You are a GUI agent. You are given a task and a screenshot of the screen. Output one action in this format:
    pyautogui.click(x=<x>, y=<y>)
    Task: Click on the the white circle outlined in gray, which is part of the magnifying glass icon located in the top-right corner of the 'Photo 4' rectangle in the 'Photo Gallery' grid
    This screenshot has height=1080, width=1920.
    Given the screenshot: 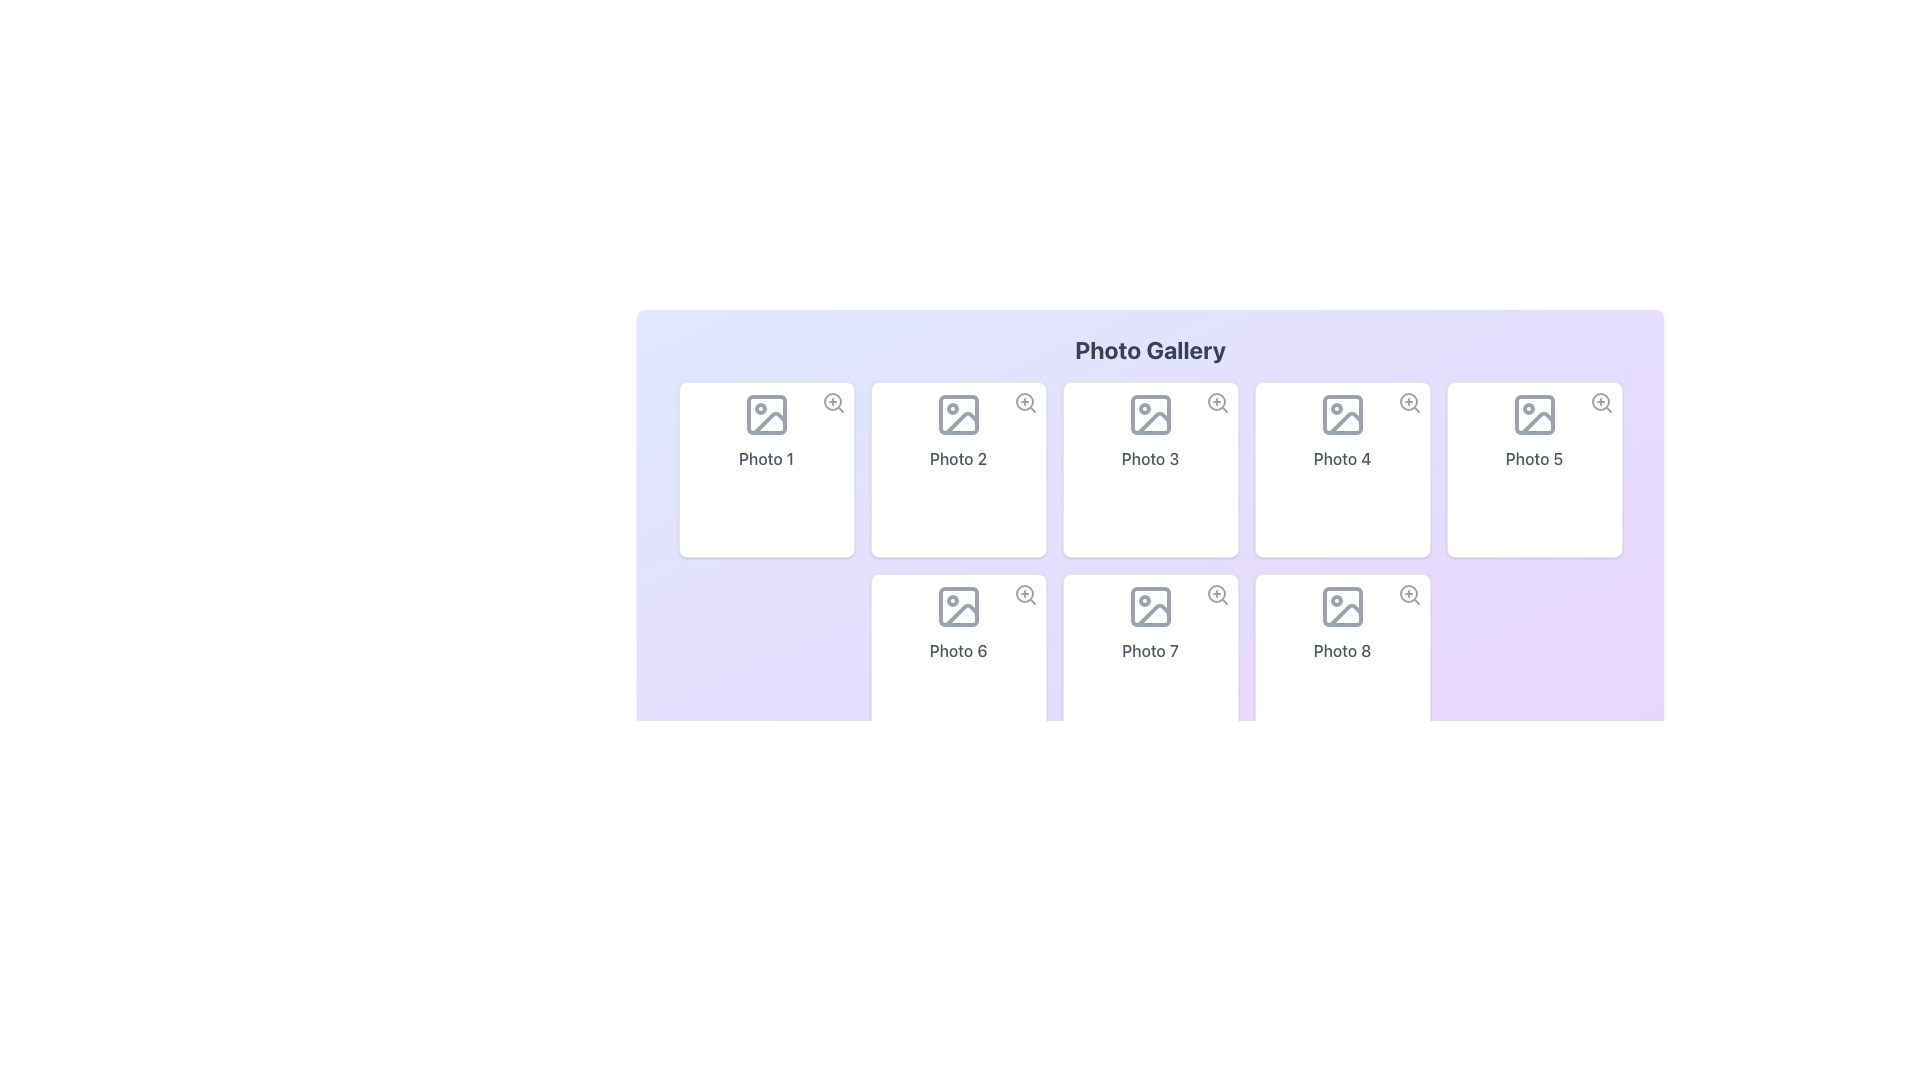 What is the action you would take?
    pyautogui.click(x=1407, y=401)
    